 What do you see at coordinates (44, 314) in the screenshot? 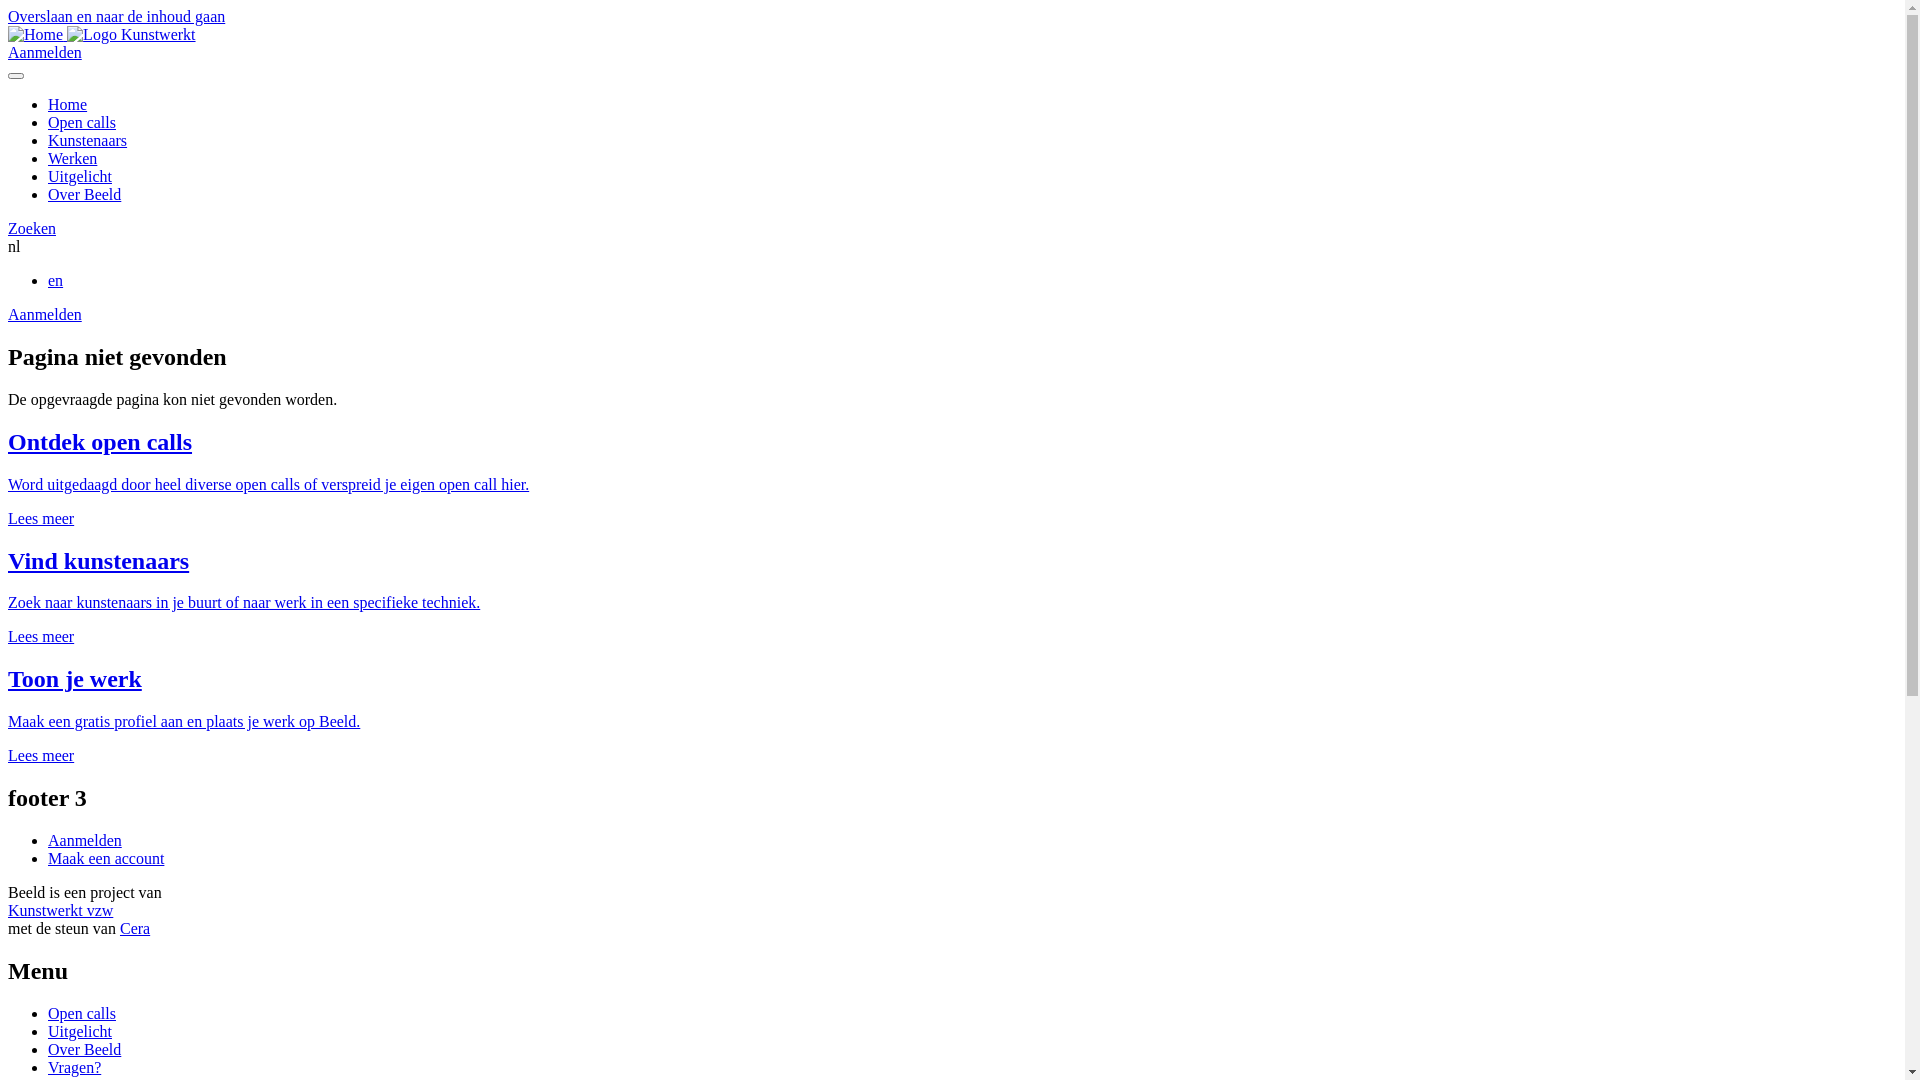
I see `'Aanmelden'` at bounding box center [44, 314].